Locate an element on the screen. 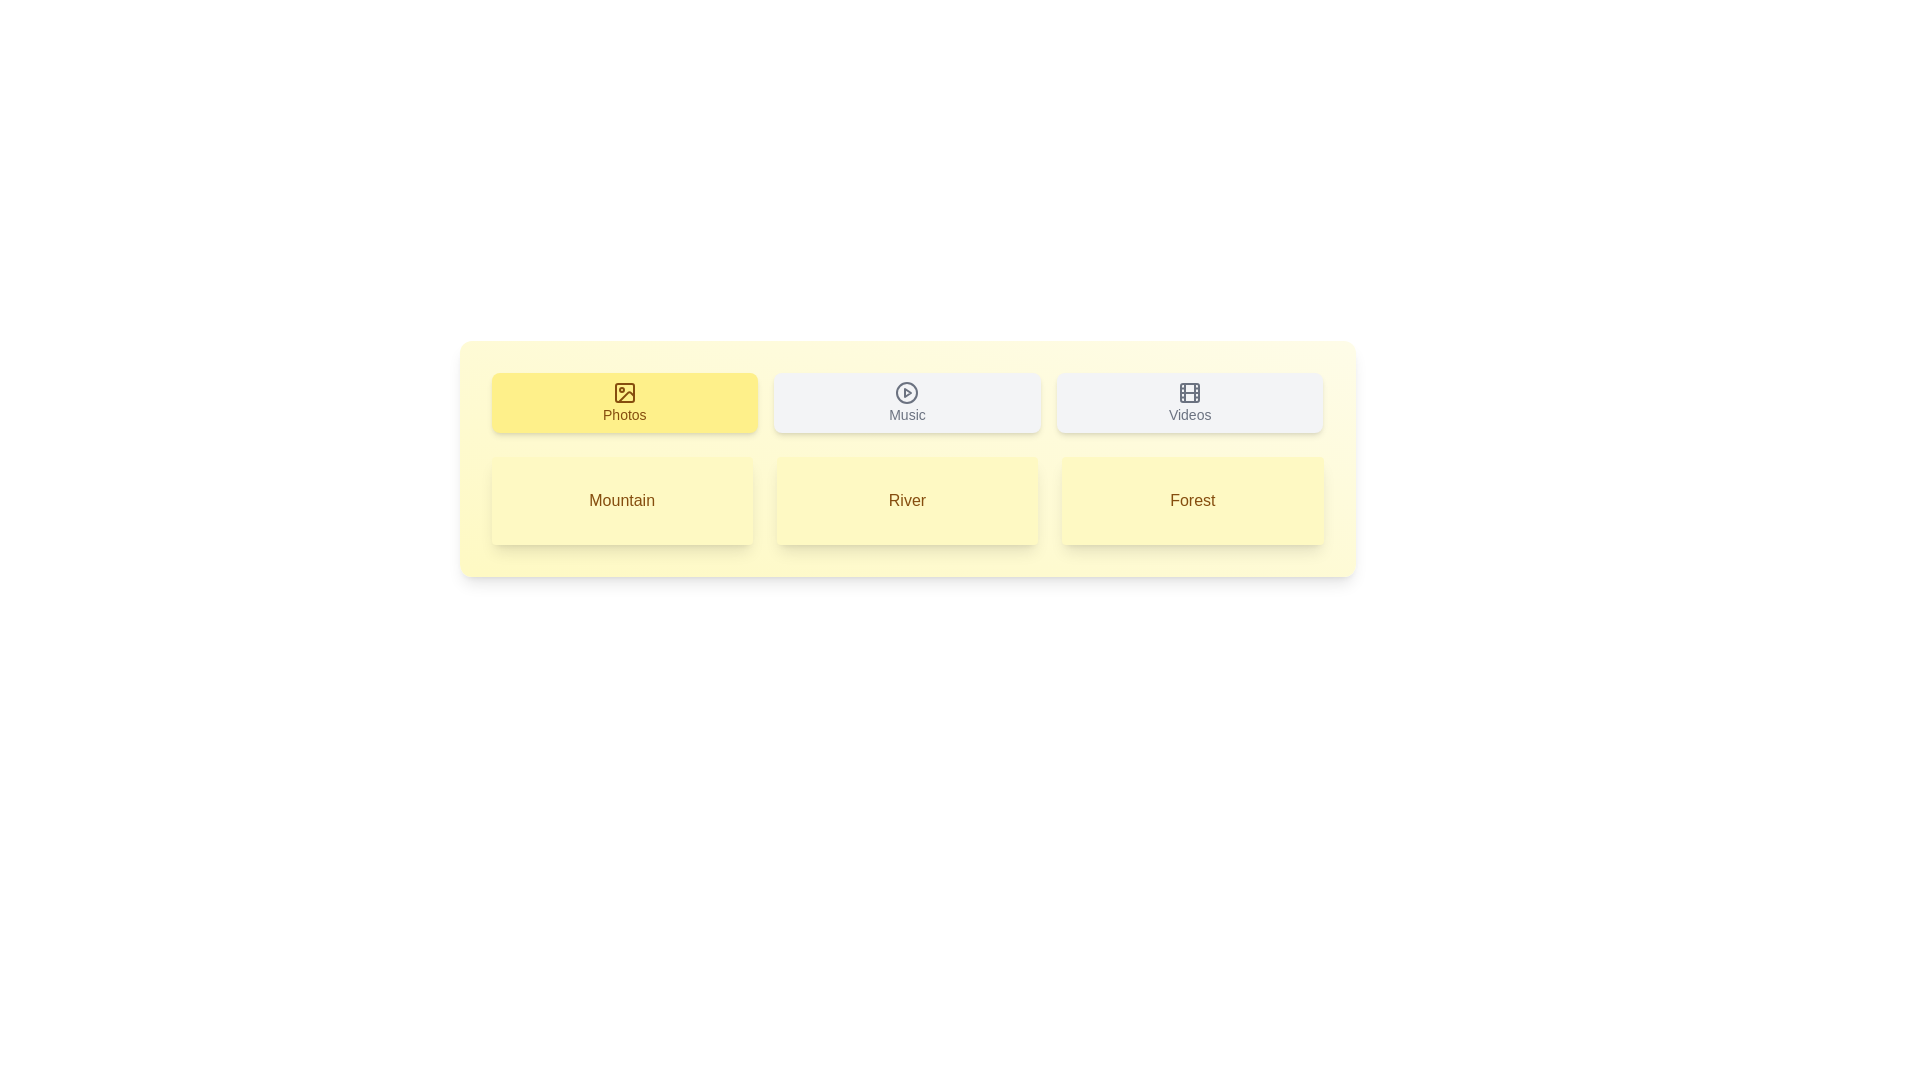 This screenshot has width=1920, height=1080. the Photos tab to view its content is located at coordinates (623, 402).